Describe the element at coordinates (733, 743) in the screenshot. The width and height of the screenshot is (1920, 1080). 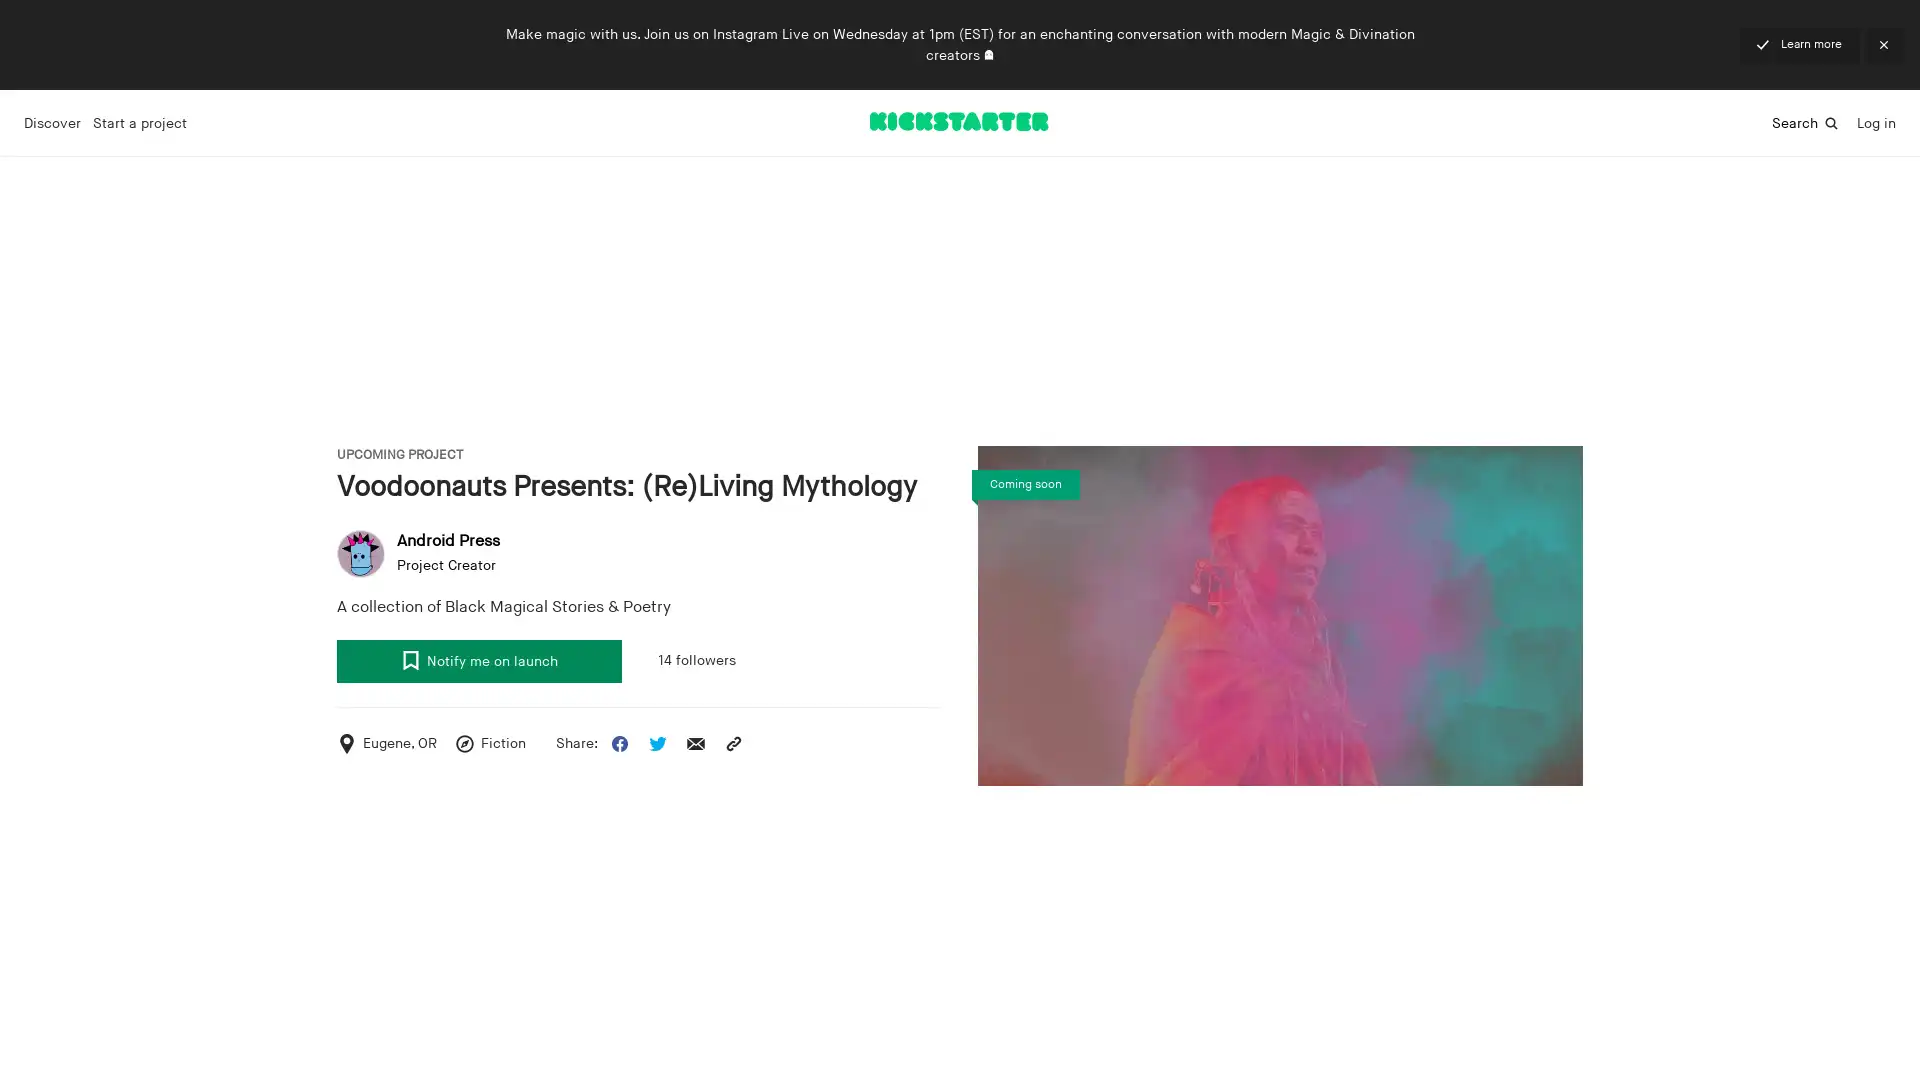
I see `Copy the project URL to your clipboard` at that location.